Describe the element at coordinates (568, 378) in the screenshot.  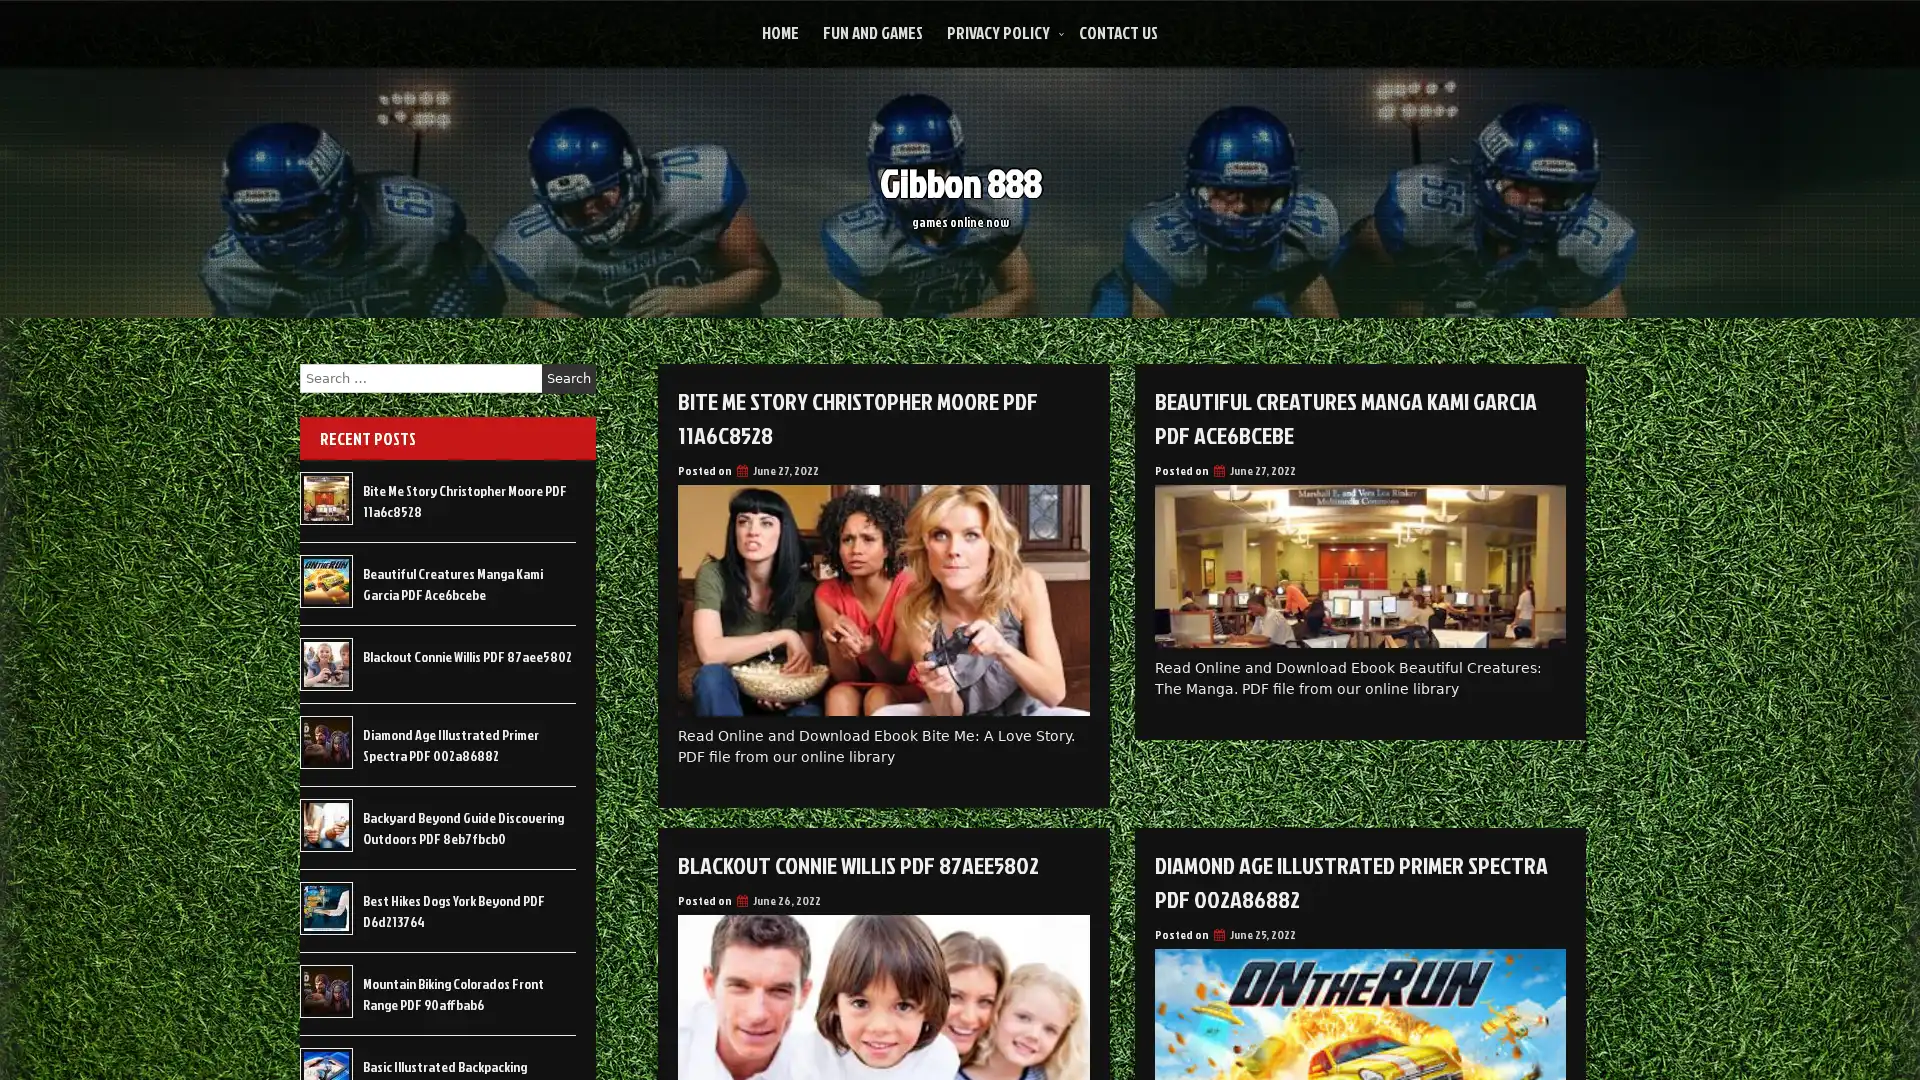
I see `Search` at that location.